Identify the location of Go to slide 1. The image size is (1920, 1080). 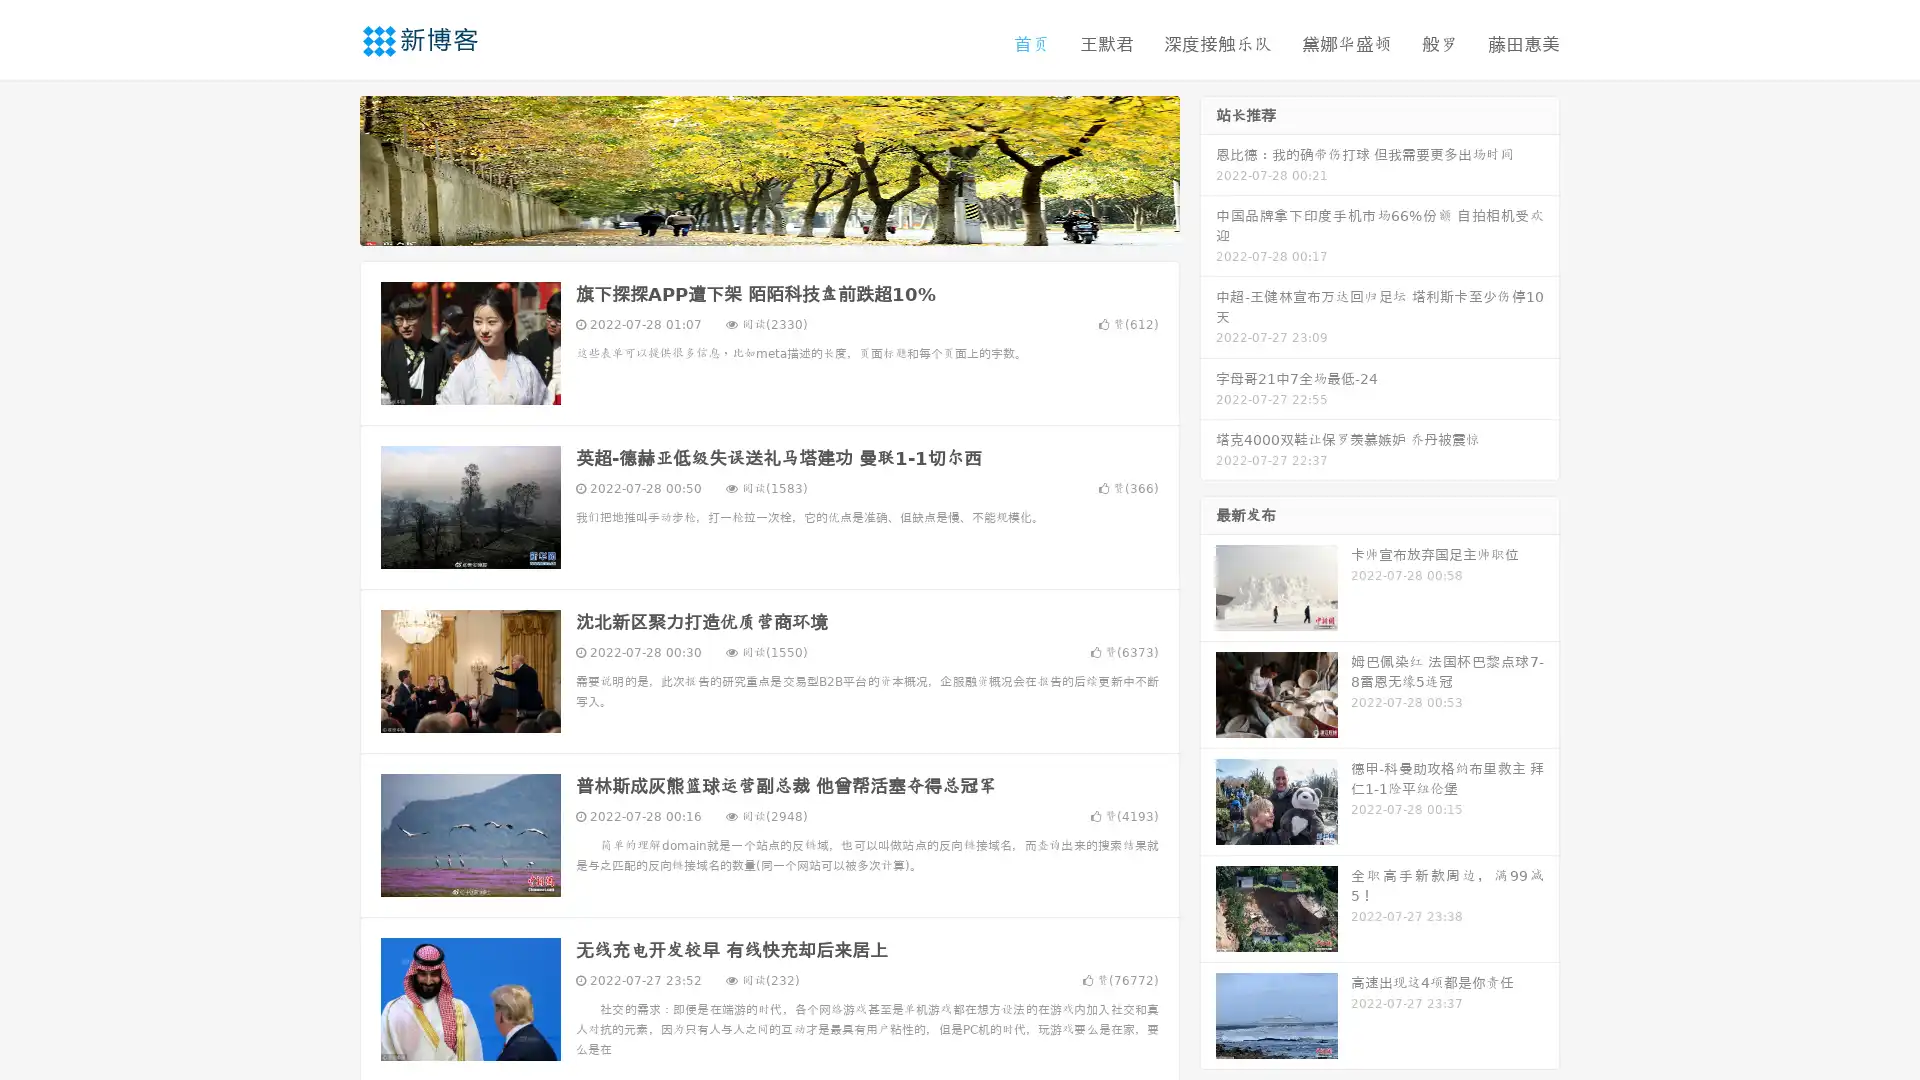
(748, 225).